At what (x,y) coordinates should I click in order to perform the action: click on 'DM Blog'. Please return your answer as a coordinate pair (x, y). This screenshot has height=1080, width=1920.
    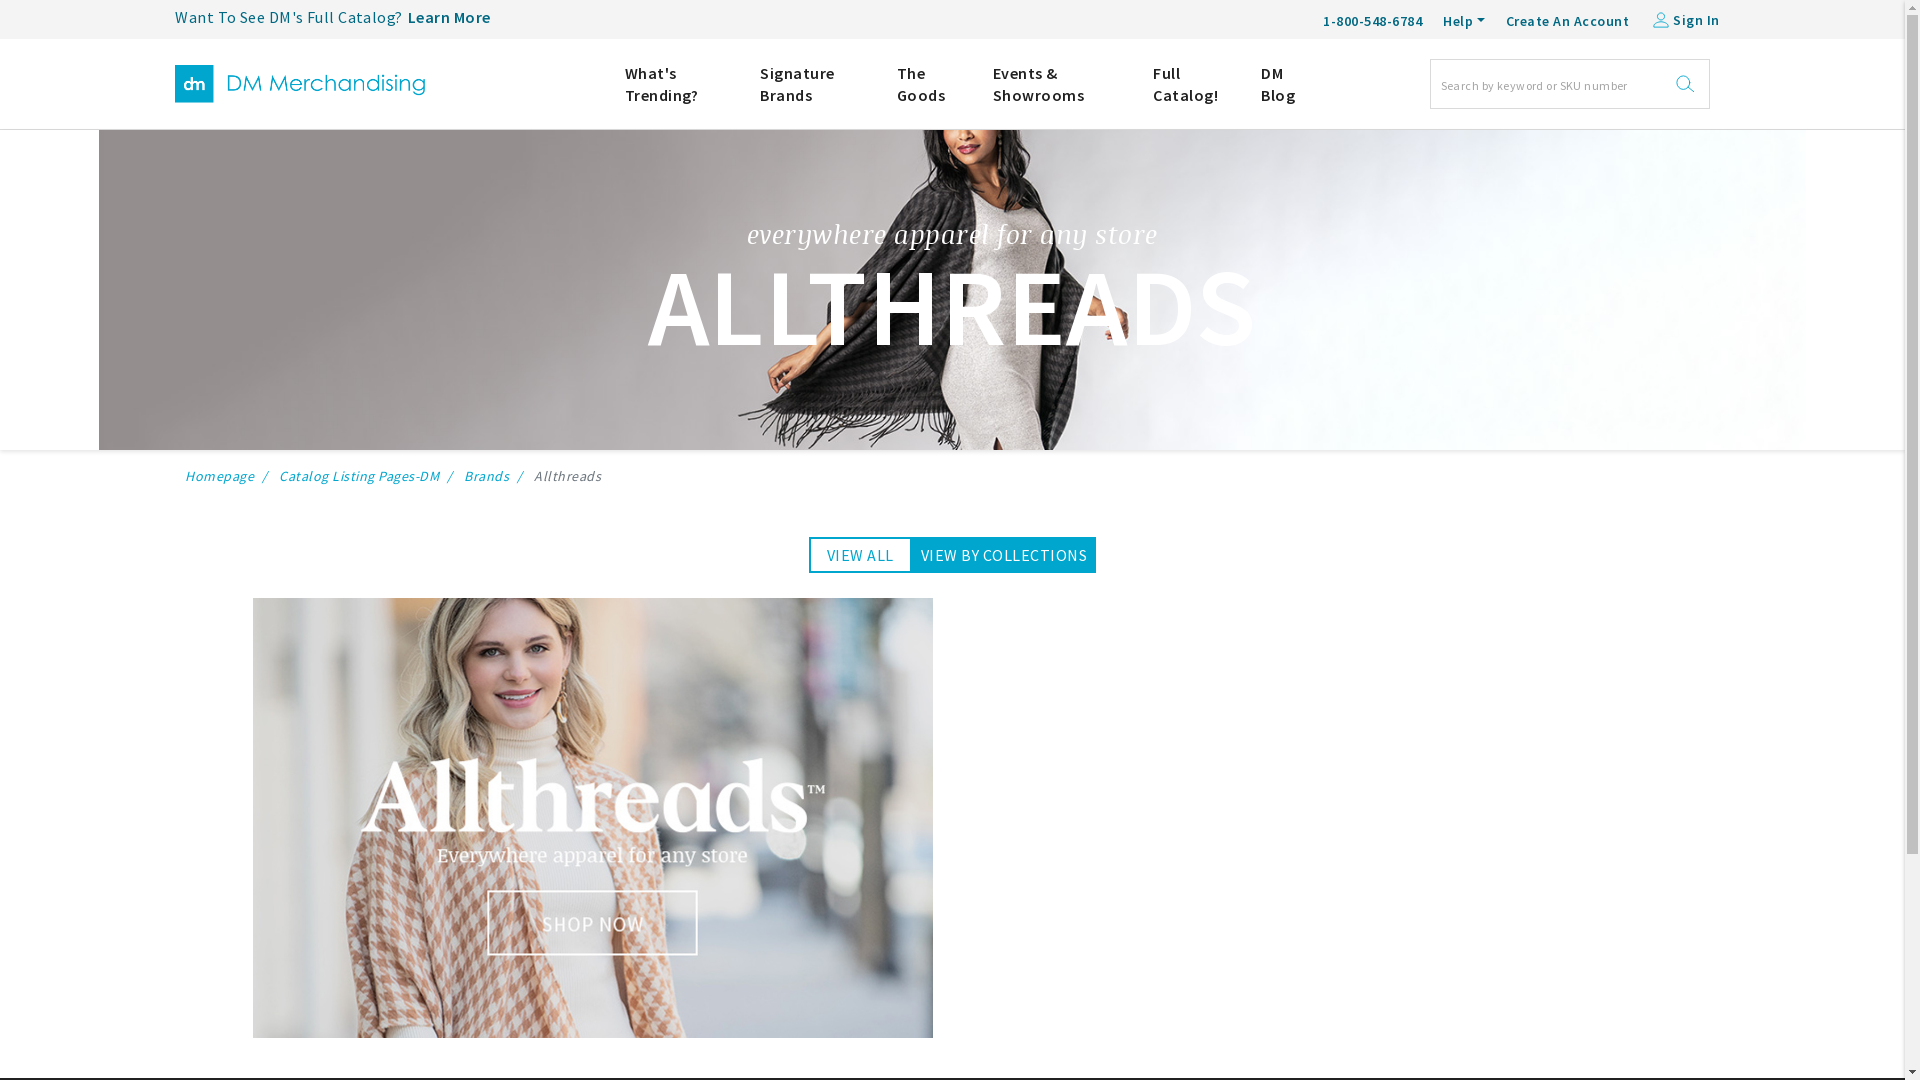
    Looking at the image, I should click on (1260, 83).